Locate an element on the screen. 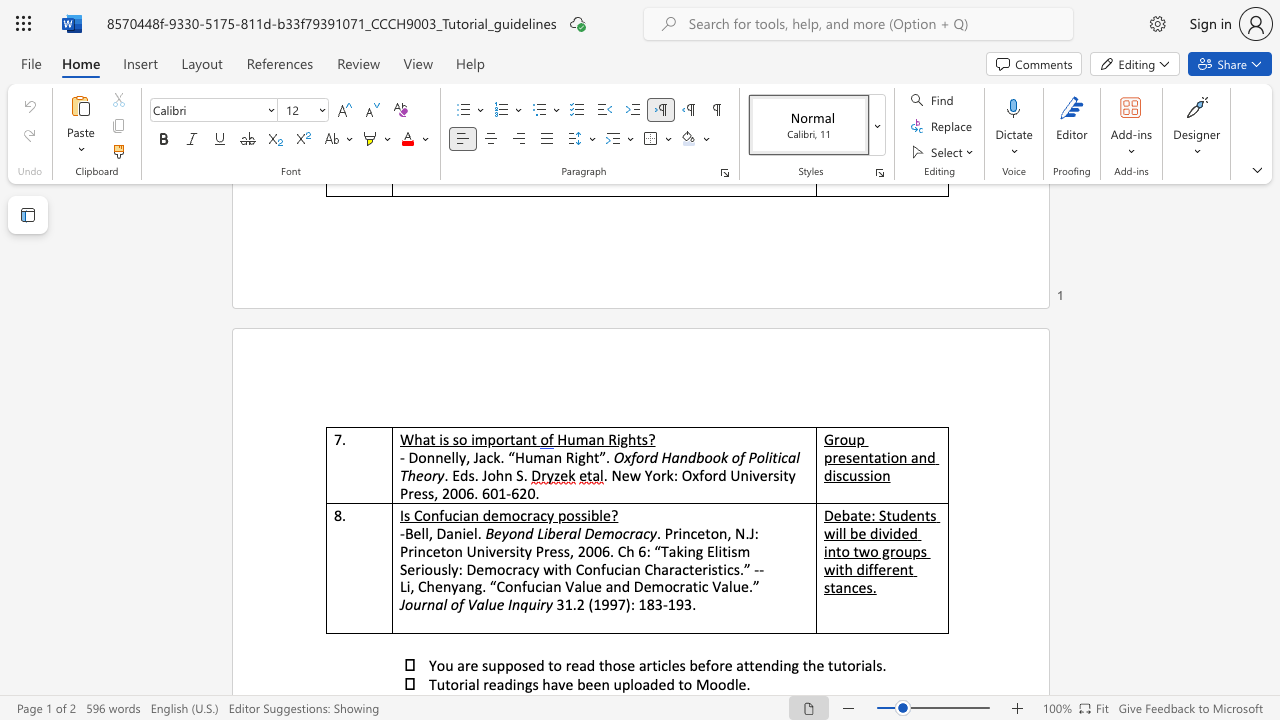  the subset text "of Va" within the text "Journal of Value Inquiry" is located at coordinates (449, 603).